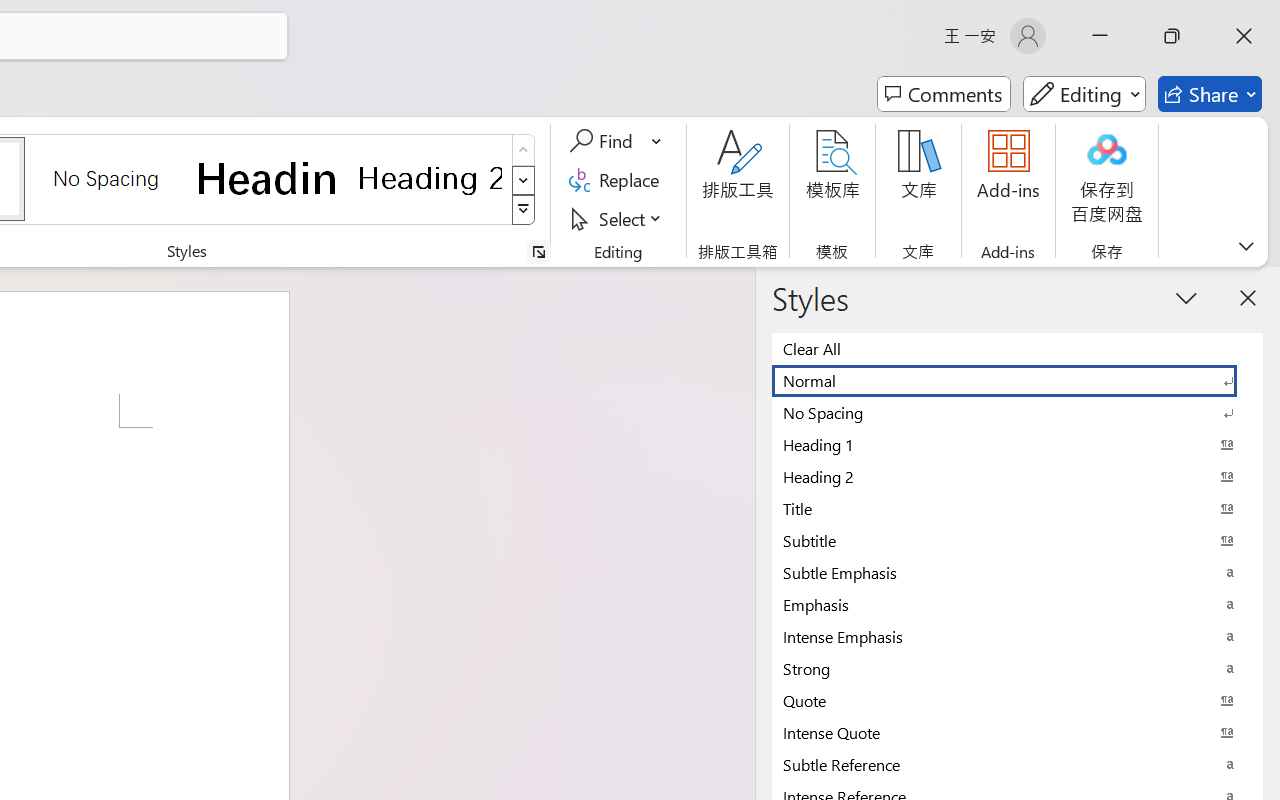 The width and height of the screenshot is (1280, 800). What do you see at coordinates (523, 179) in the screenshot?
I see `'Row Down'` at bounding box center [523, 179].